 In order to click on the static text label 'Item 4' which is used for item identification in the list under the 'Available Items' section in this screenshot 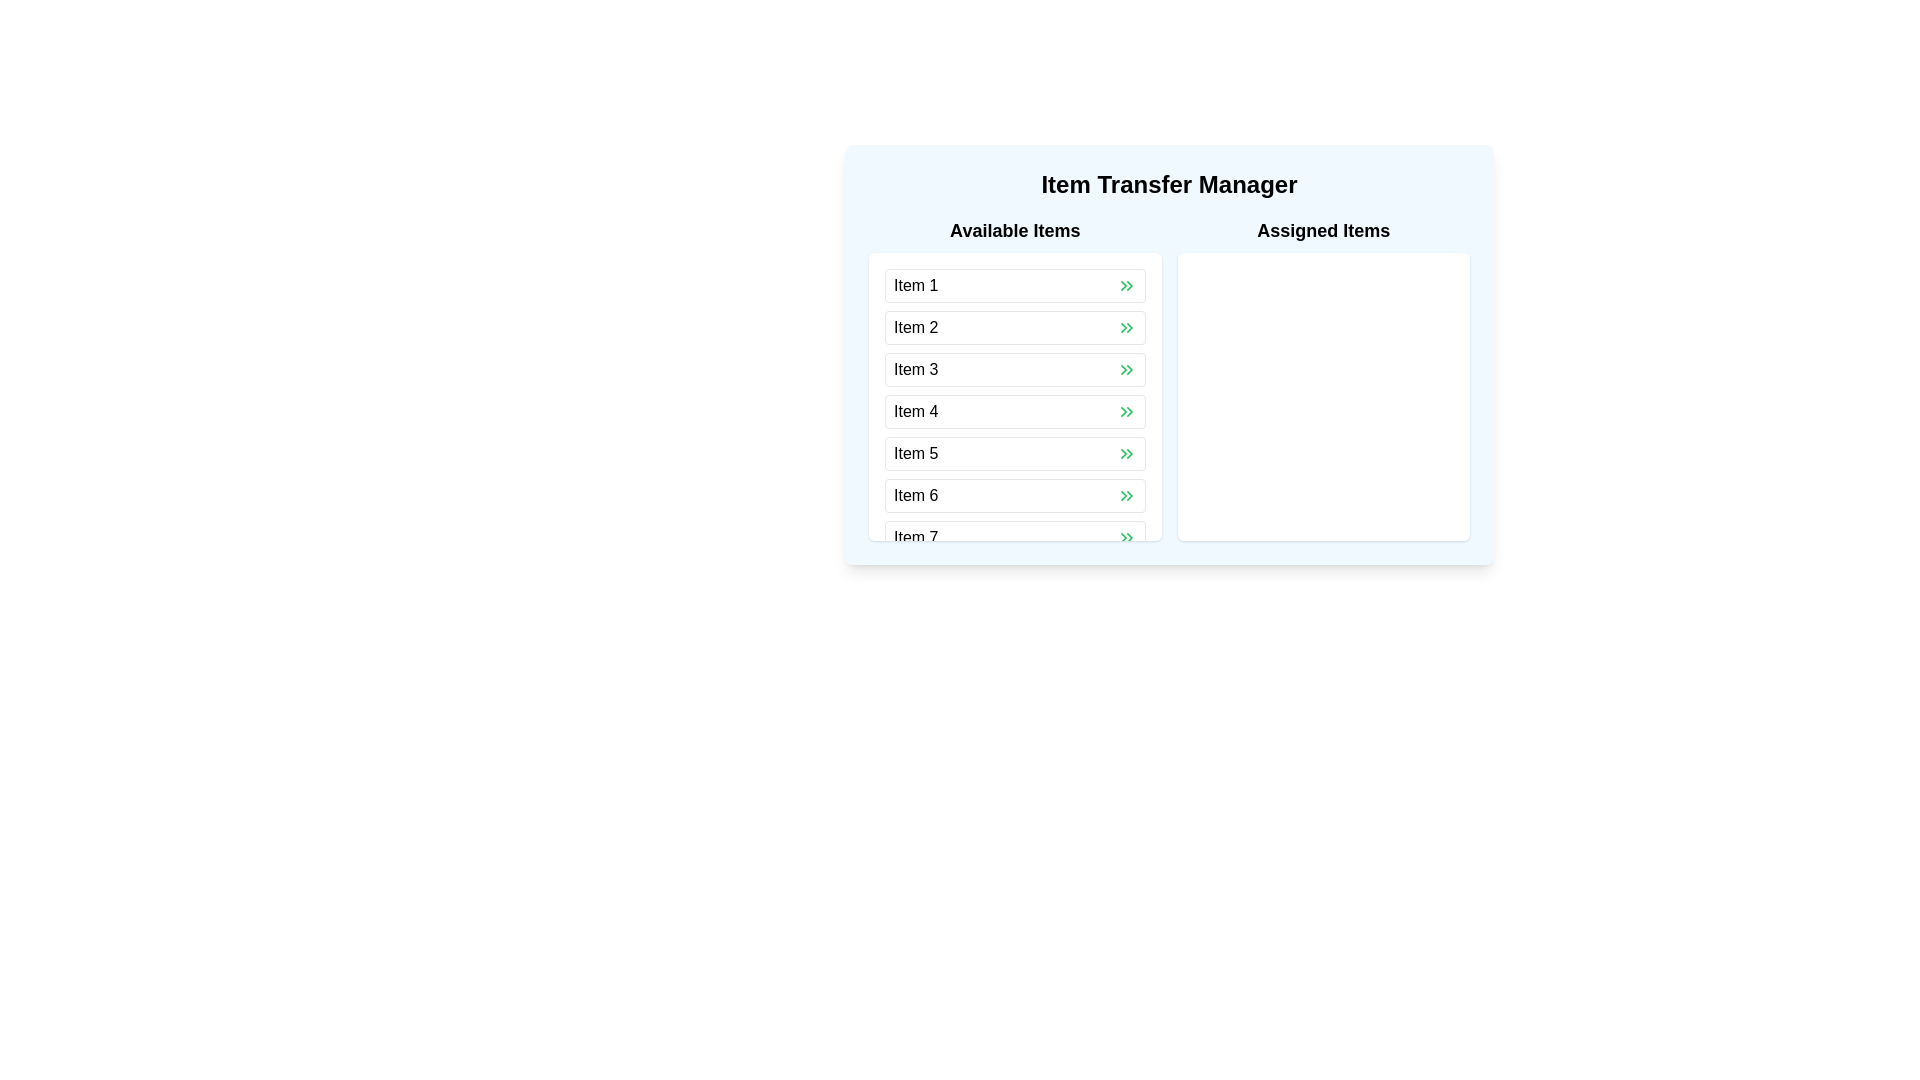, I will do `click(915, 411)`.